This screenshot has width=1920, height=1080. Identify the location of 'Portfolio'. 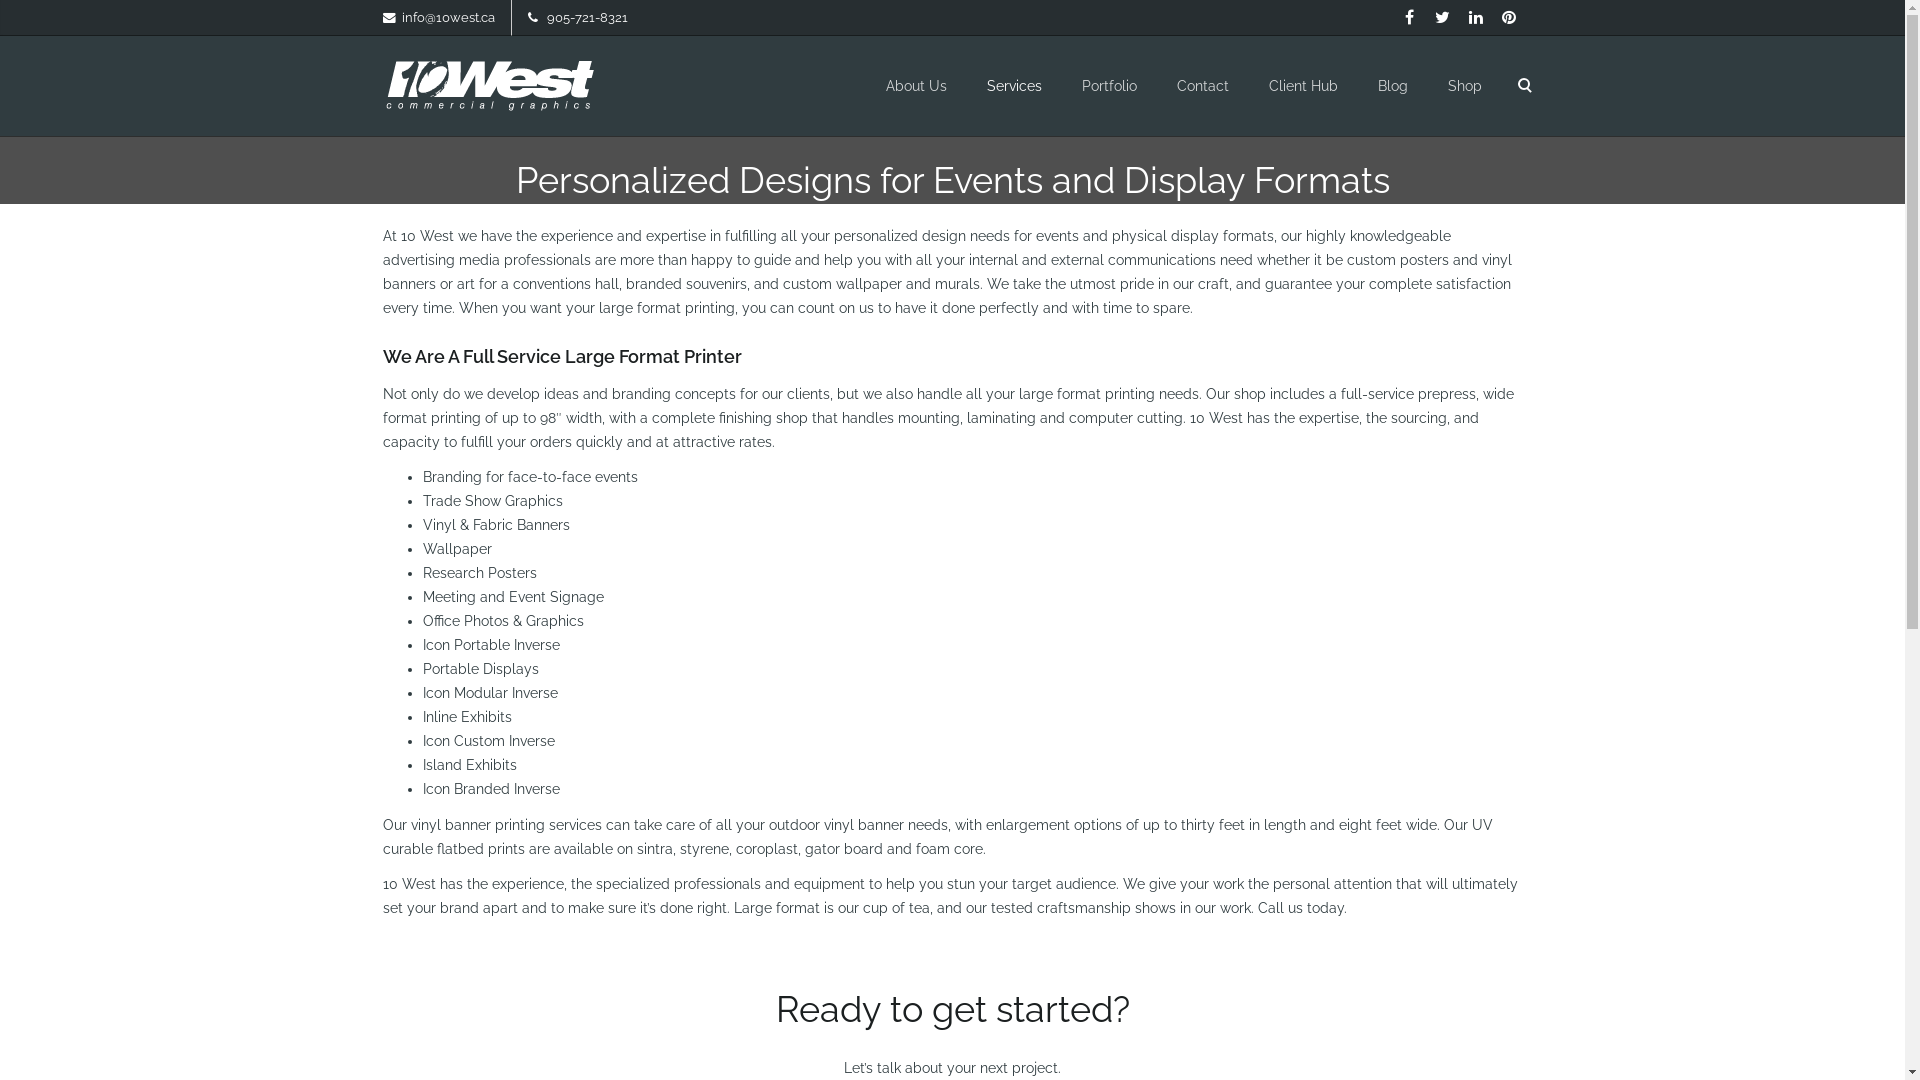
(1108, 84).